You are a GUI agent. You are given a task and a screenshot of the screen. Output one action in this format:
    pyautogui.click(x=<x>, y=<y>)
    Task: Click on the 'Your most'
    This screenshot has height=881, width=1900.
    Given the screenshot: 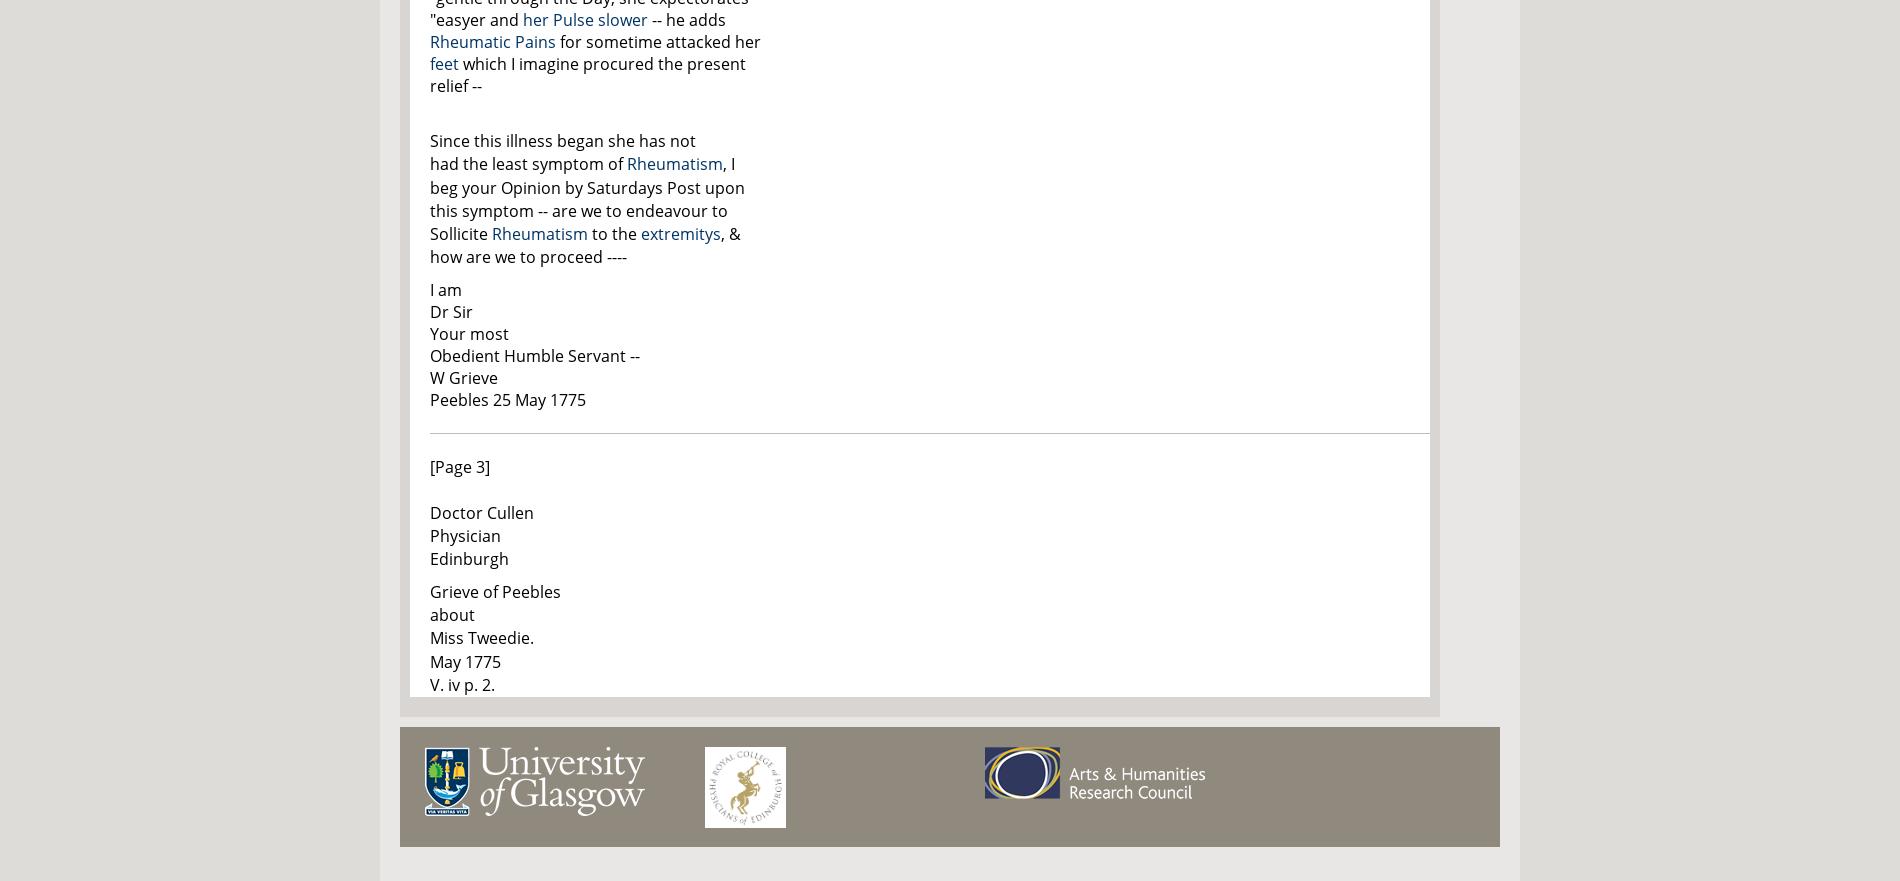 What is the action you would take?
    pyautogui.click(x=468, y=333)
    